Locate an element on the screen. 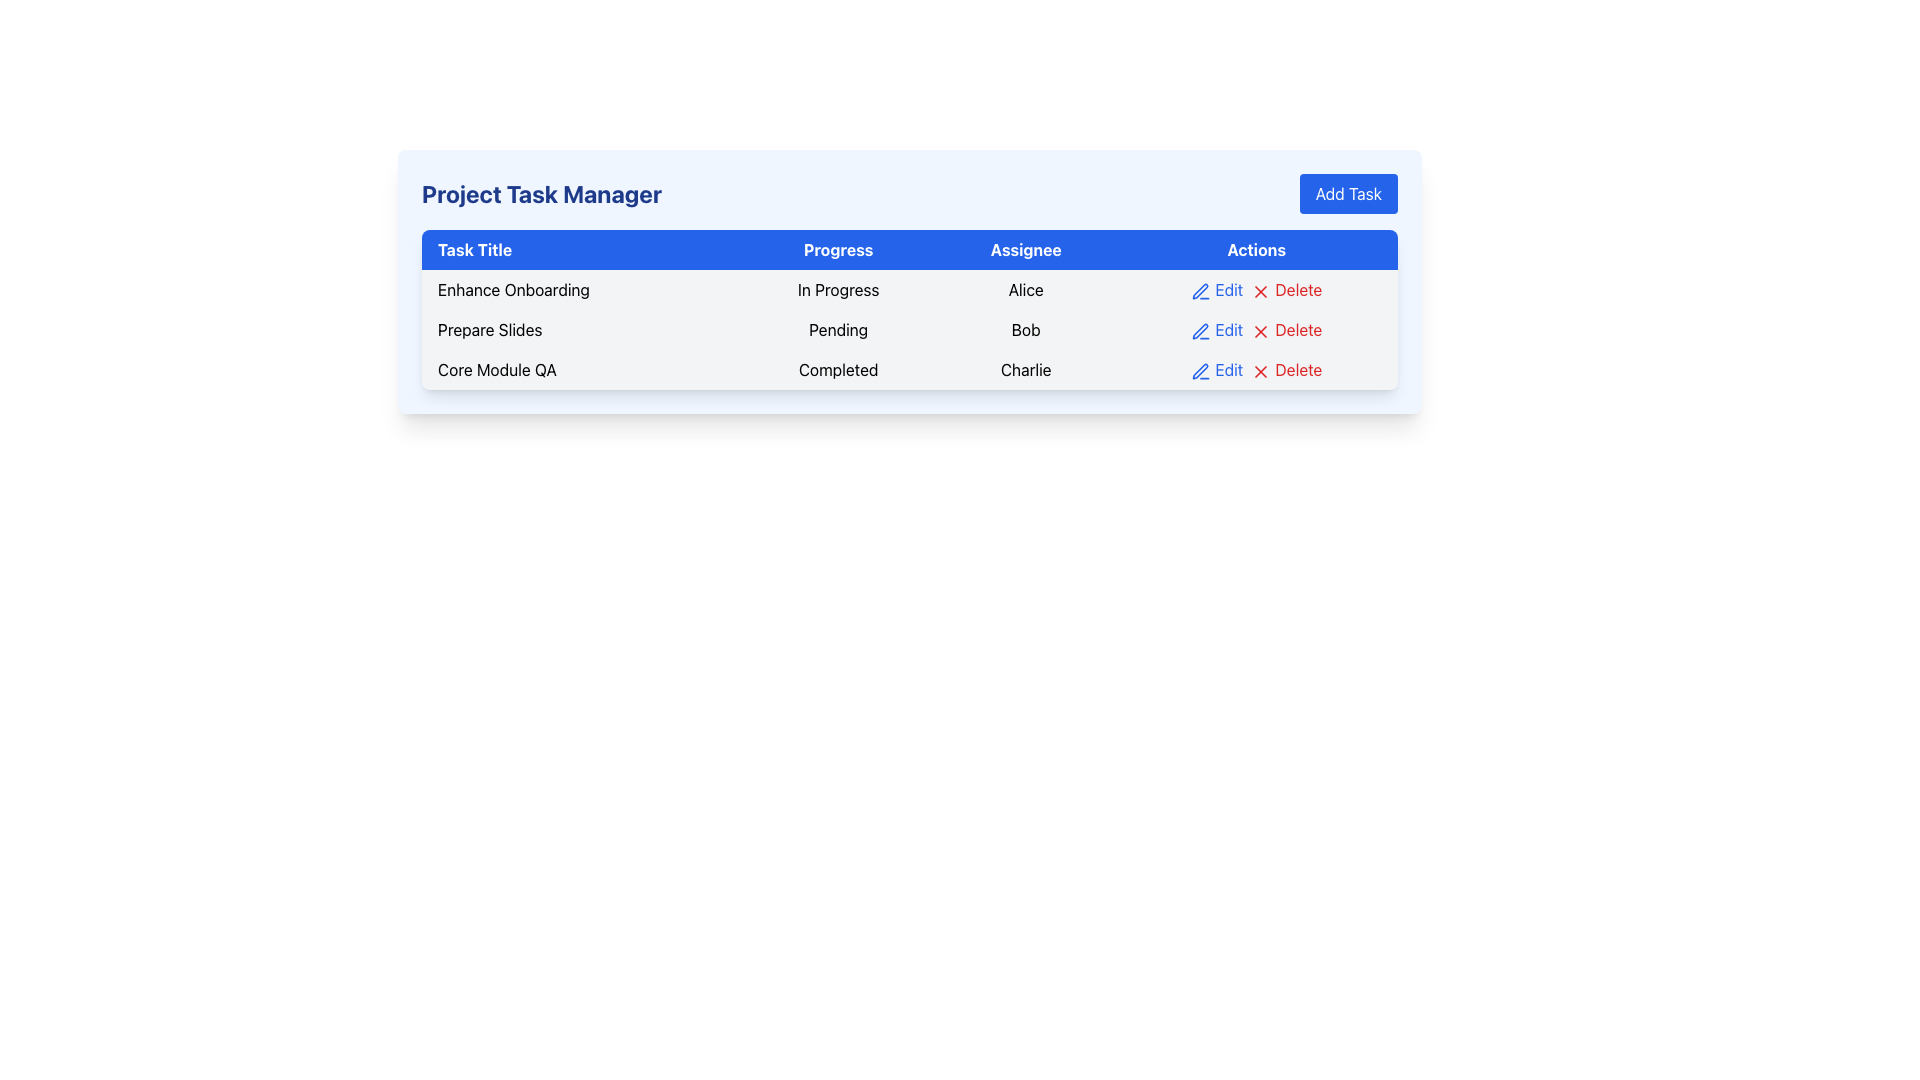 This screenshot has height=1080, width=1920. the status label for the 'Enhance Onboarding' task located in the 'Progress' column of the table, which indicates that the task is currently ongoing is located at coordinates (838, 289).